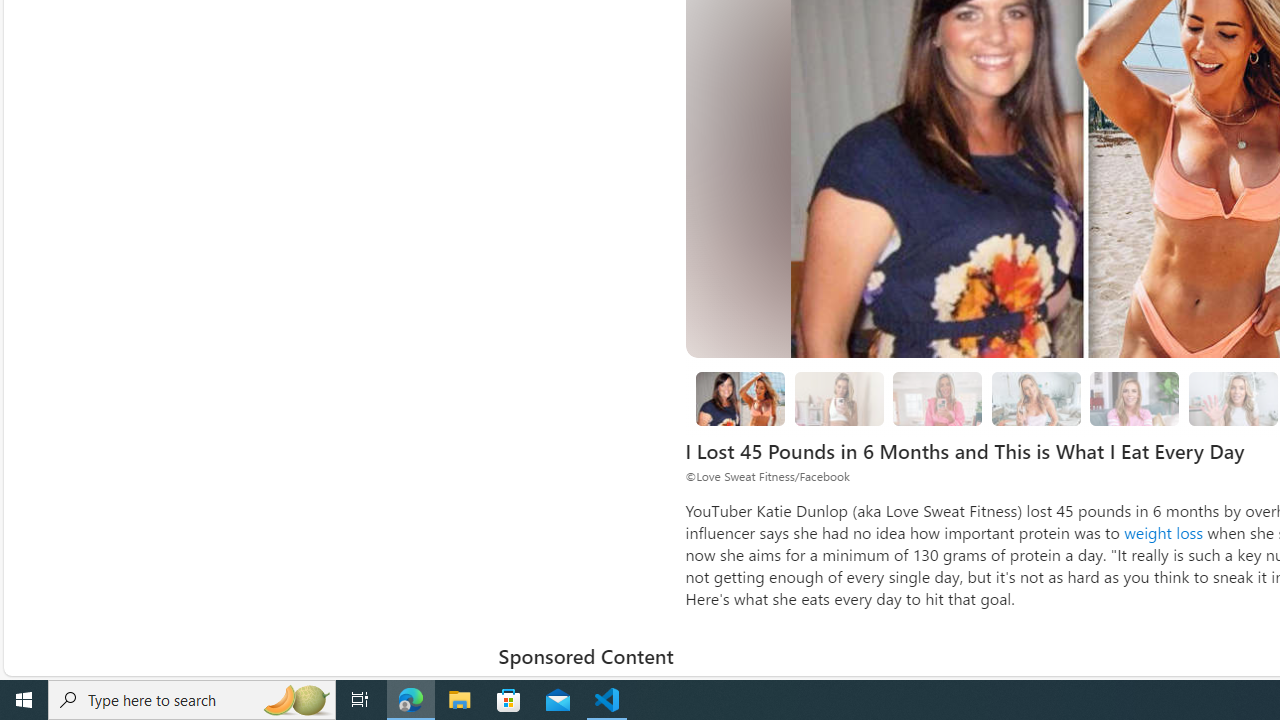 The width and height of the screenshot is (1280, 720). Describe the element at coordinates (1231, 399) in the screenshot. I see `'15 Katie Stopped Trash Talking Yourself'` at that location.